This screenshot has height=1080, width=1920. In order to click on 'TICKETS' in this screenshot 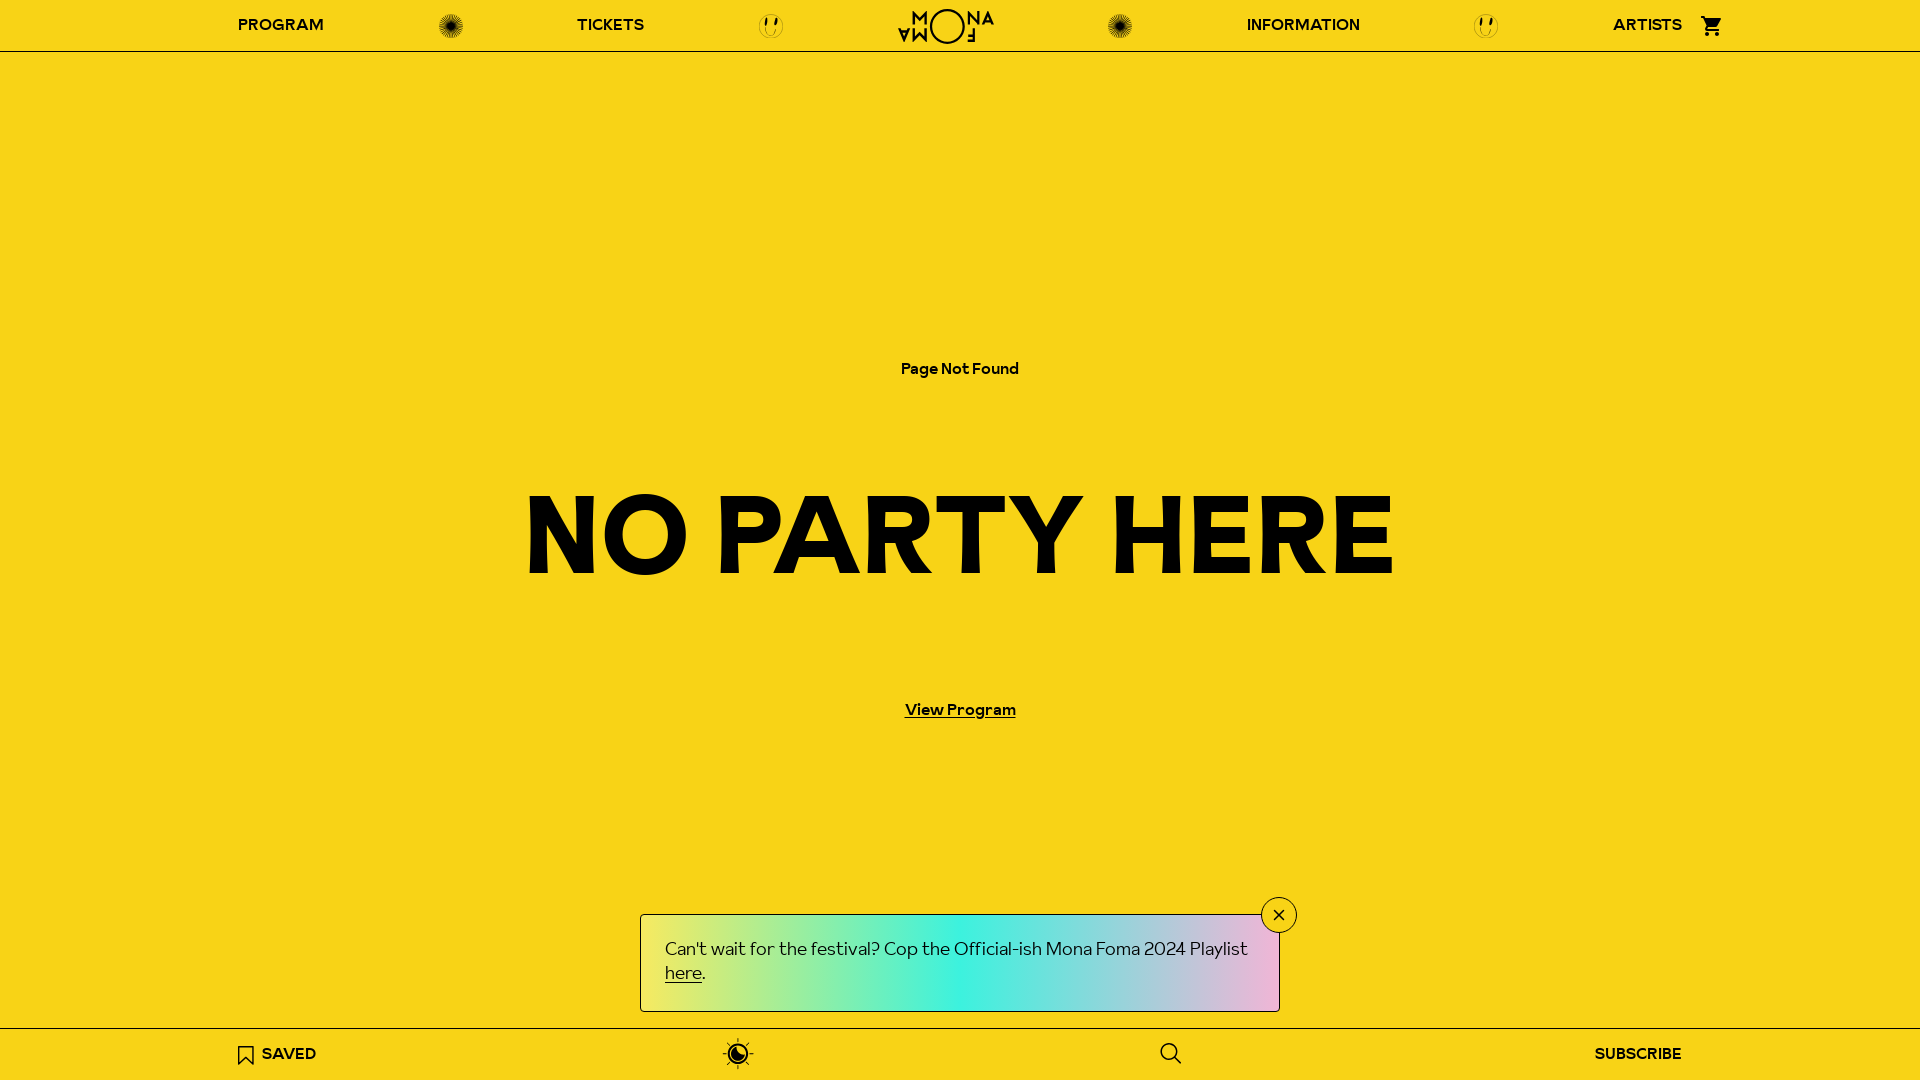, I will do `click(609, 26)`.